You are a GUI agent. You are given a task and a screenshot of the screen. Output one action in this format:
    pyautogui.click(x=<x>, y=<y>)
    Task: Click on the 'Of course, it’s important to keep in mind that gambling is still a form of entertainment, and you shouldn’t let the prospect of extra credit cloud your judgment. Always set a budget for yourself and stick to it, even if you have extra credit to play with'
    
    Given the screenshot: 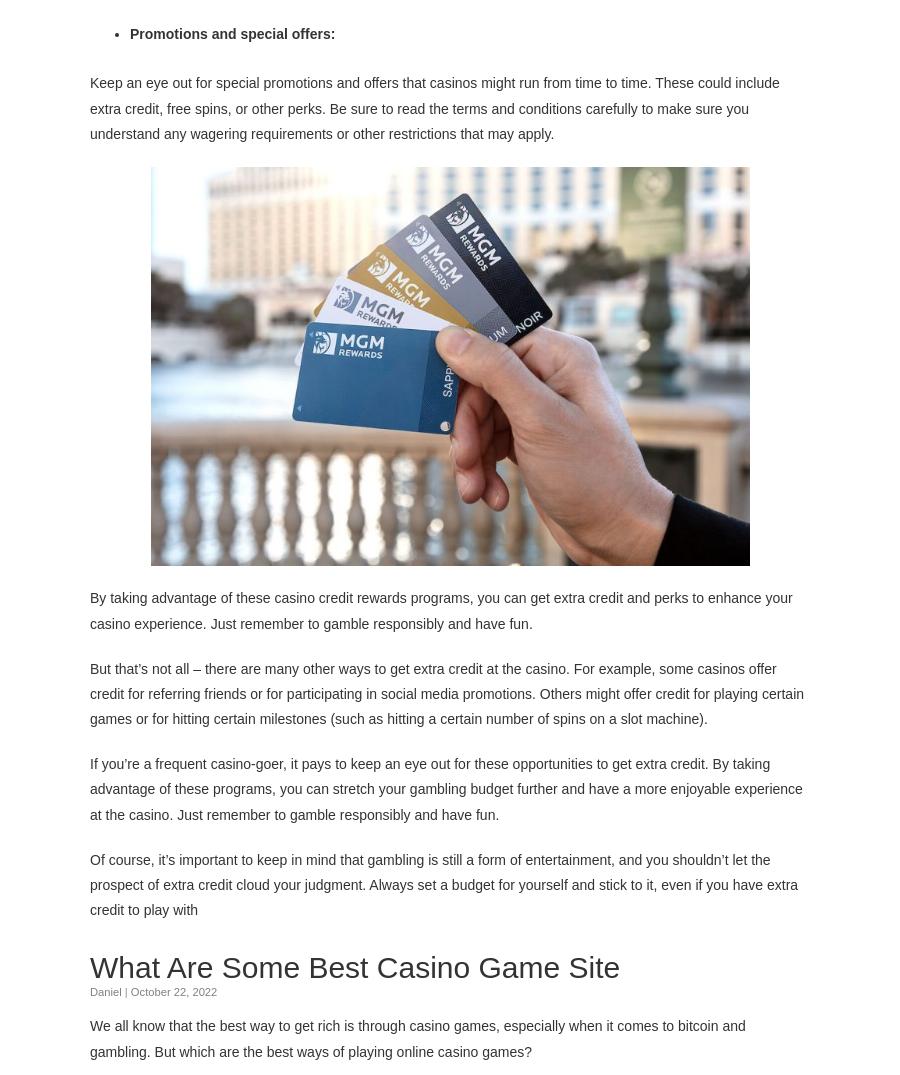 What is the action you would take?
    pyautogui.click(x=443, y=883)
    